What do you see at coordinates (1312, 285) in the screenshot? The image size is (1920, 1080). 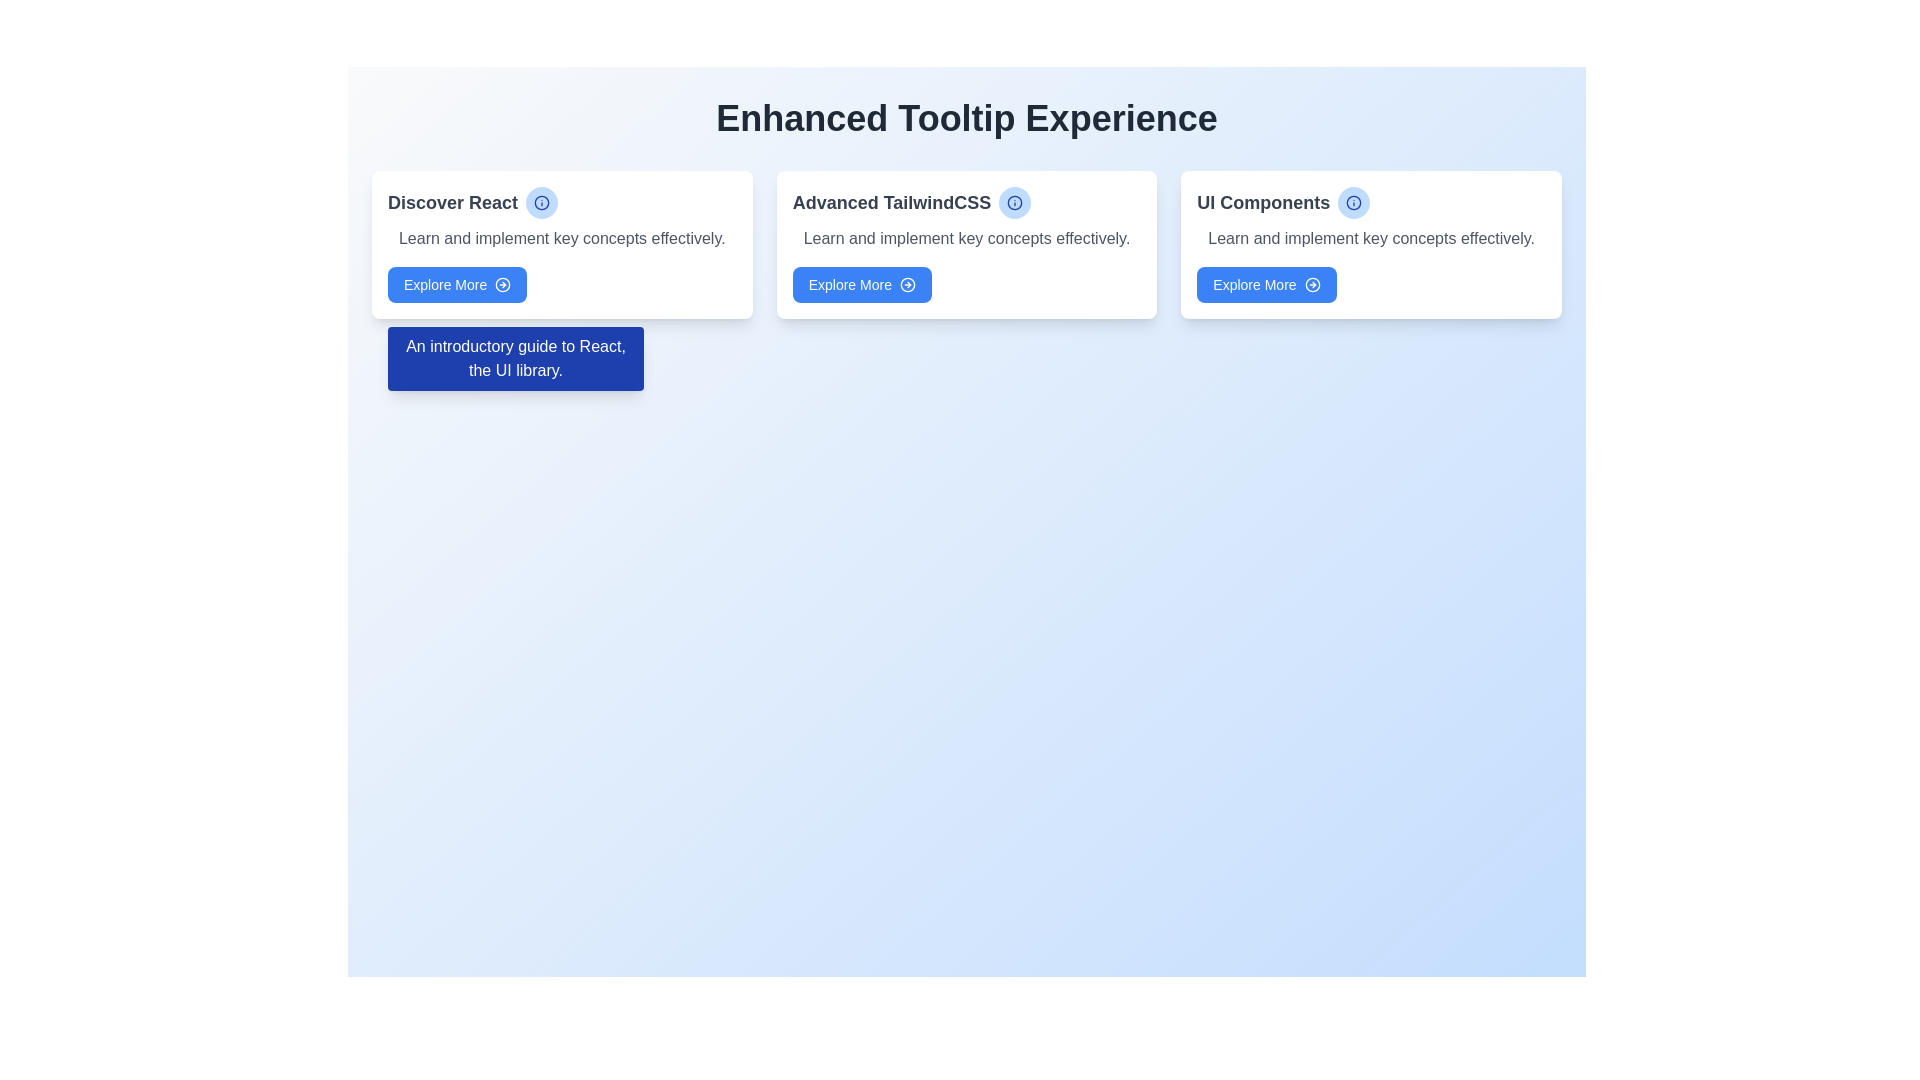 I see `the circular icon with a centered dot indicating a rightward arrow, located within the 'Explore More' button under the 'UI Components' section` at bounding box center [1312, 285].